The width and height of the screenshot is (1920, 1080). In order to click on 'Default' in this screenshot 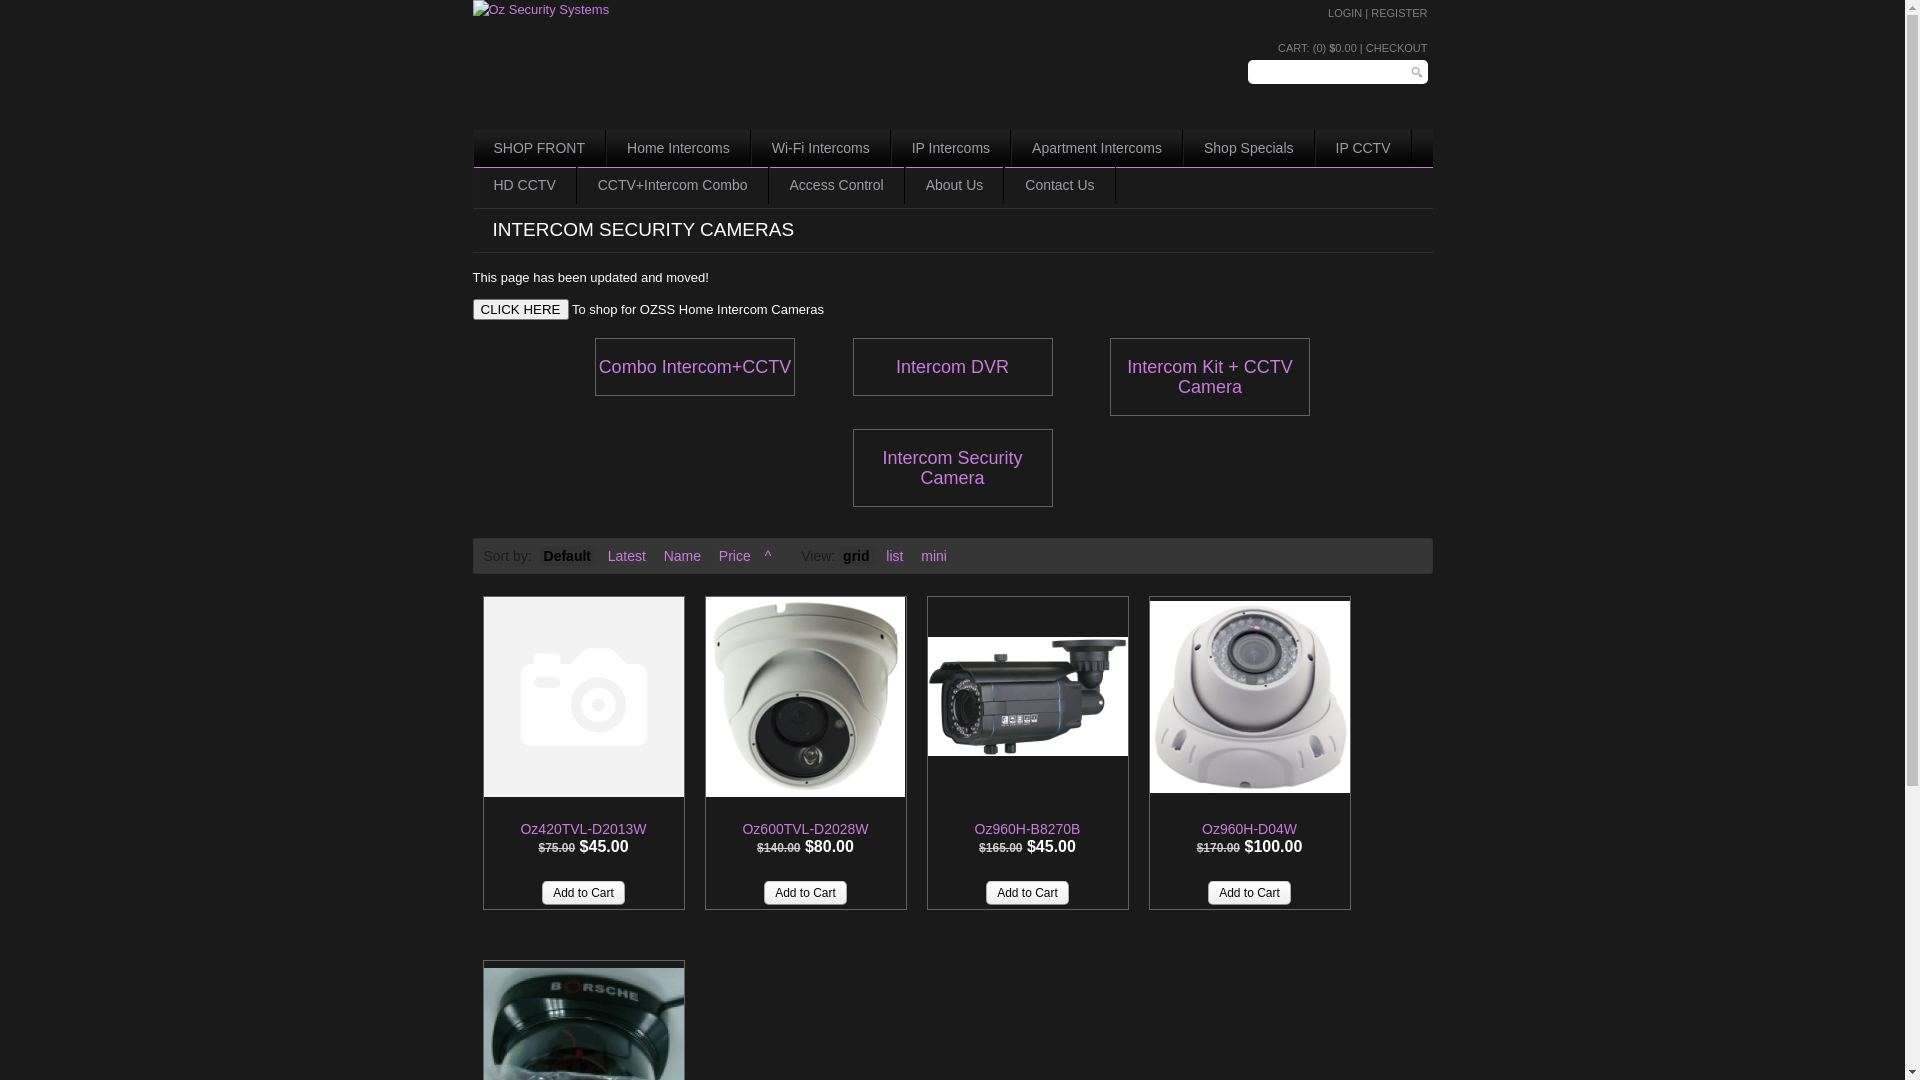, I will do `click(566, 555)`.